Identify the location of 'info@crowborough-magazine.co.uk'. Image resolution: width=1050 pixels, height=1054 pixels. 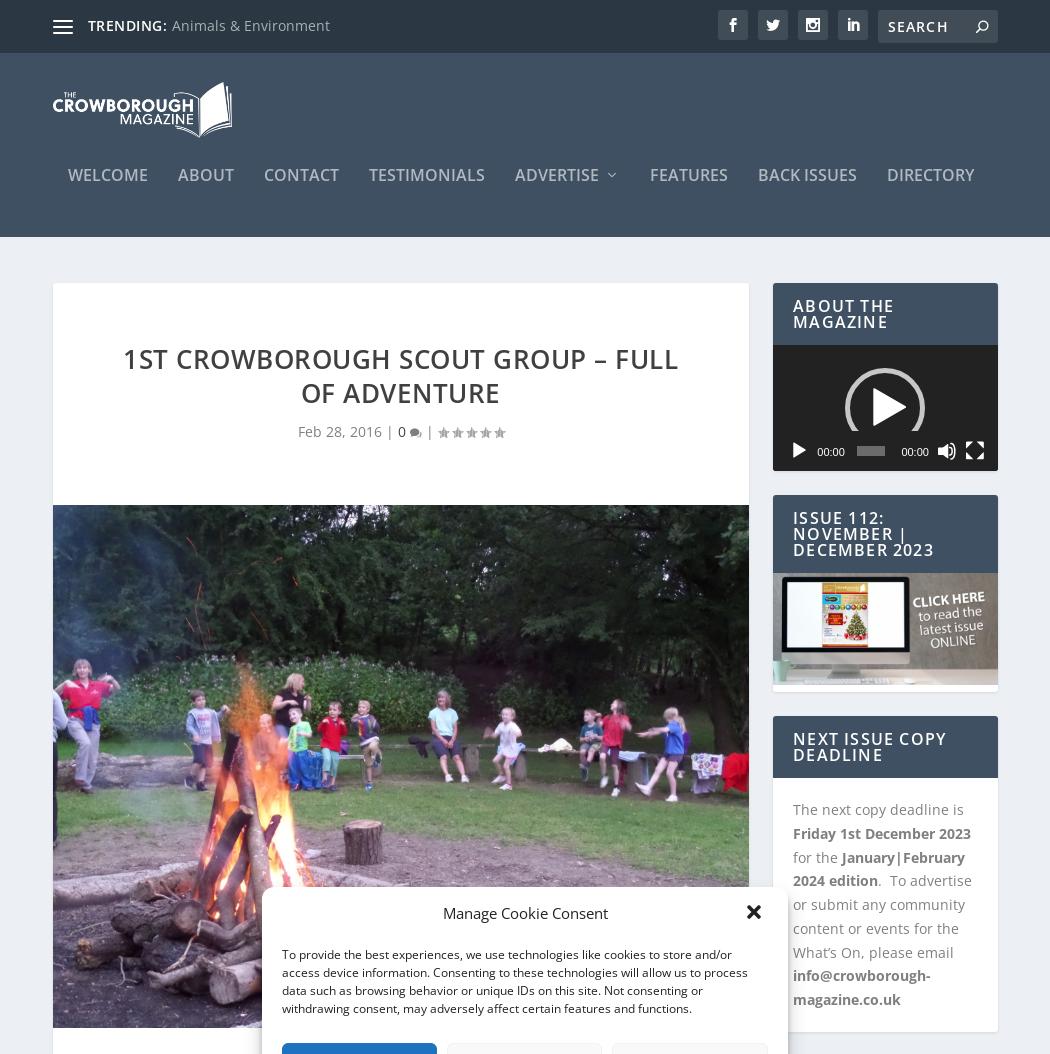
(862, 977).